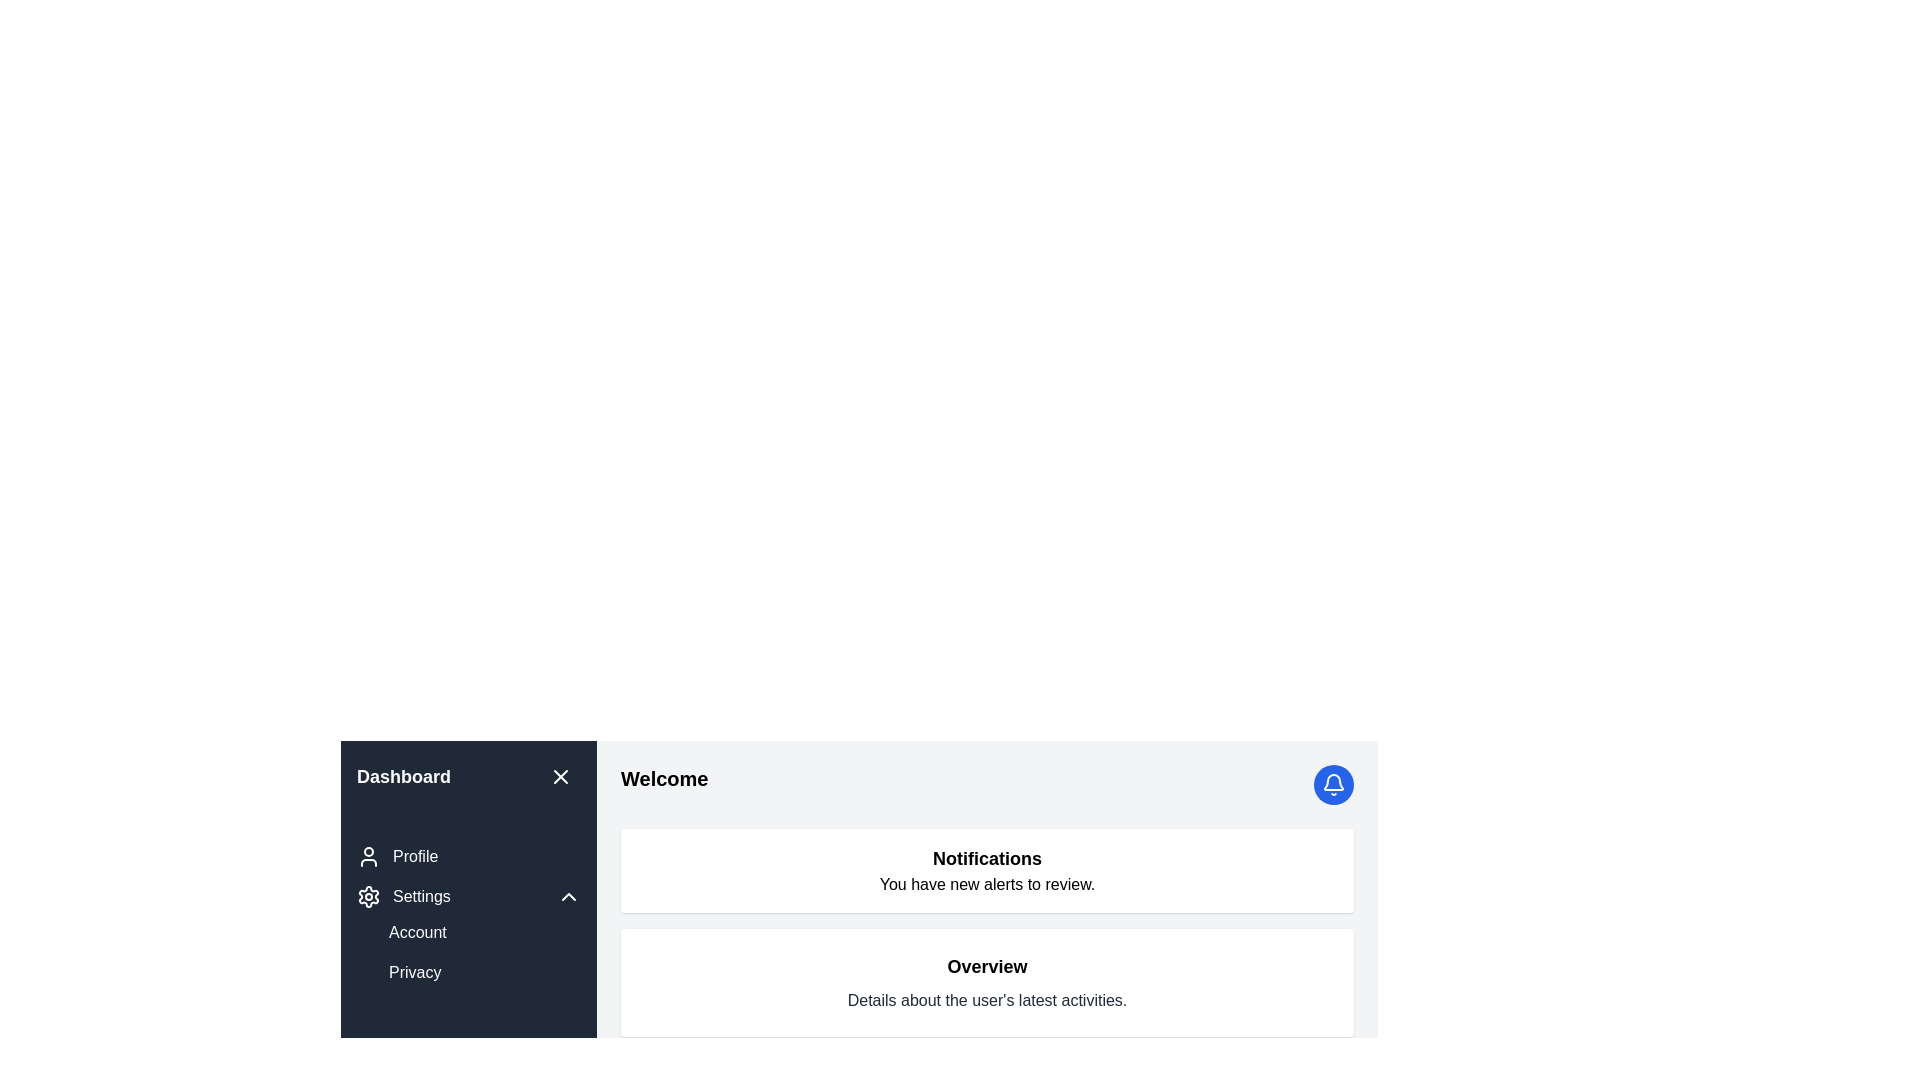 This screenshot has height=1080, width=1920. Describe the element at coordinates (369, 896) in the screenshot. I see `the gear icon in the left sidebar to interact with the settings menu` at that location.